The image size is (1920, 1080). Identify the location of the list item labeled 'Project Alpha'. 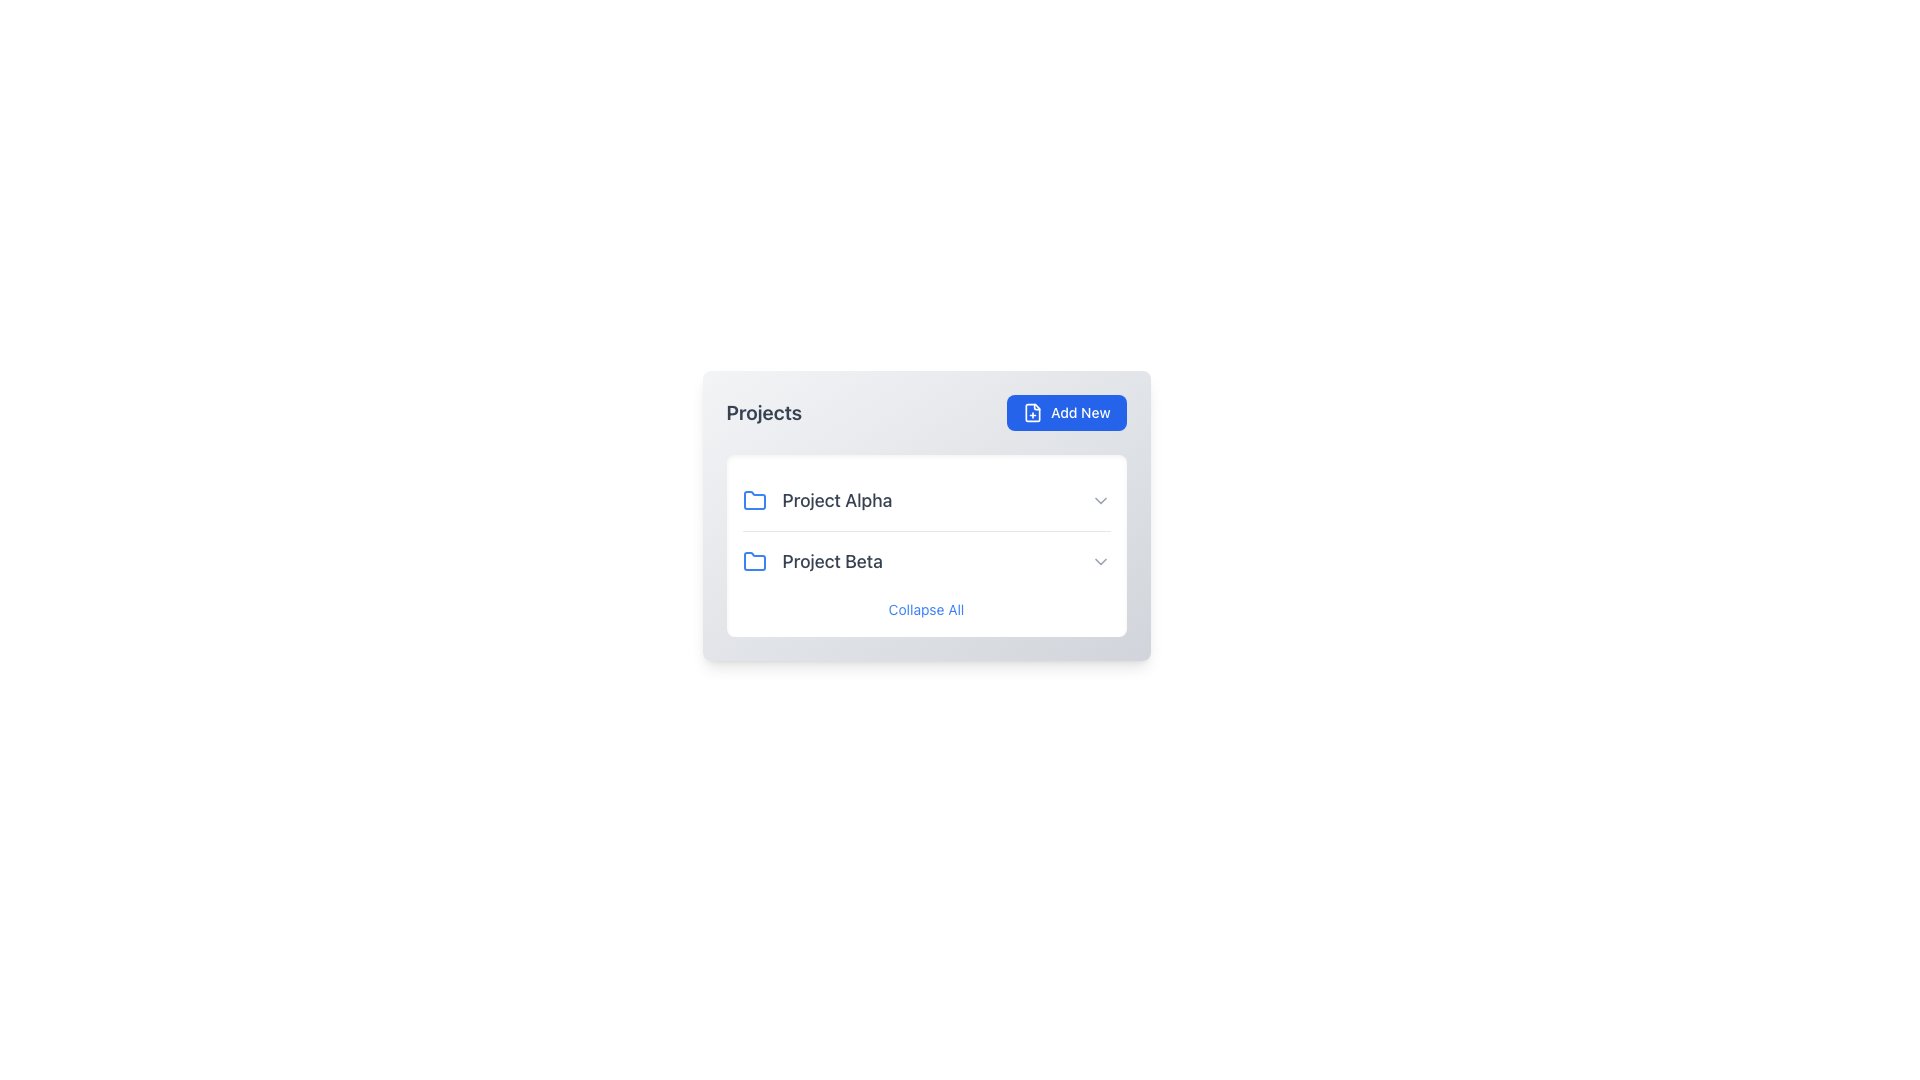
(925, 500).